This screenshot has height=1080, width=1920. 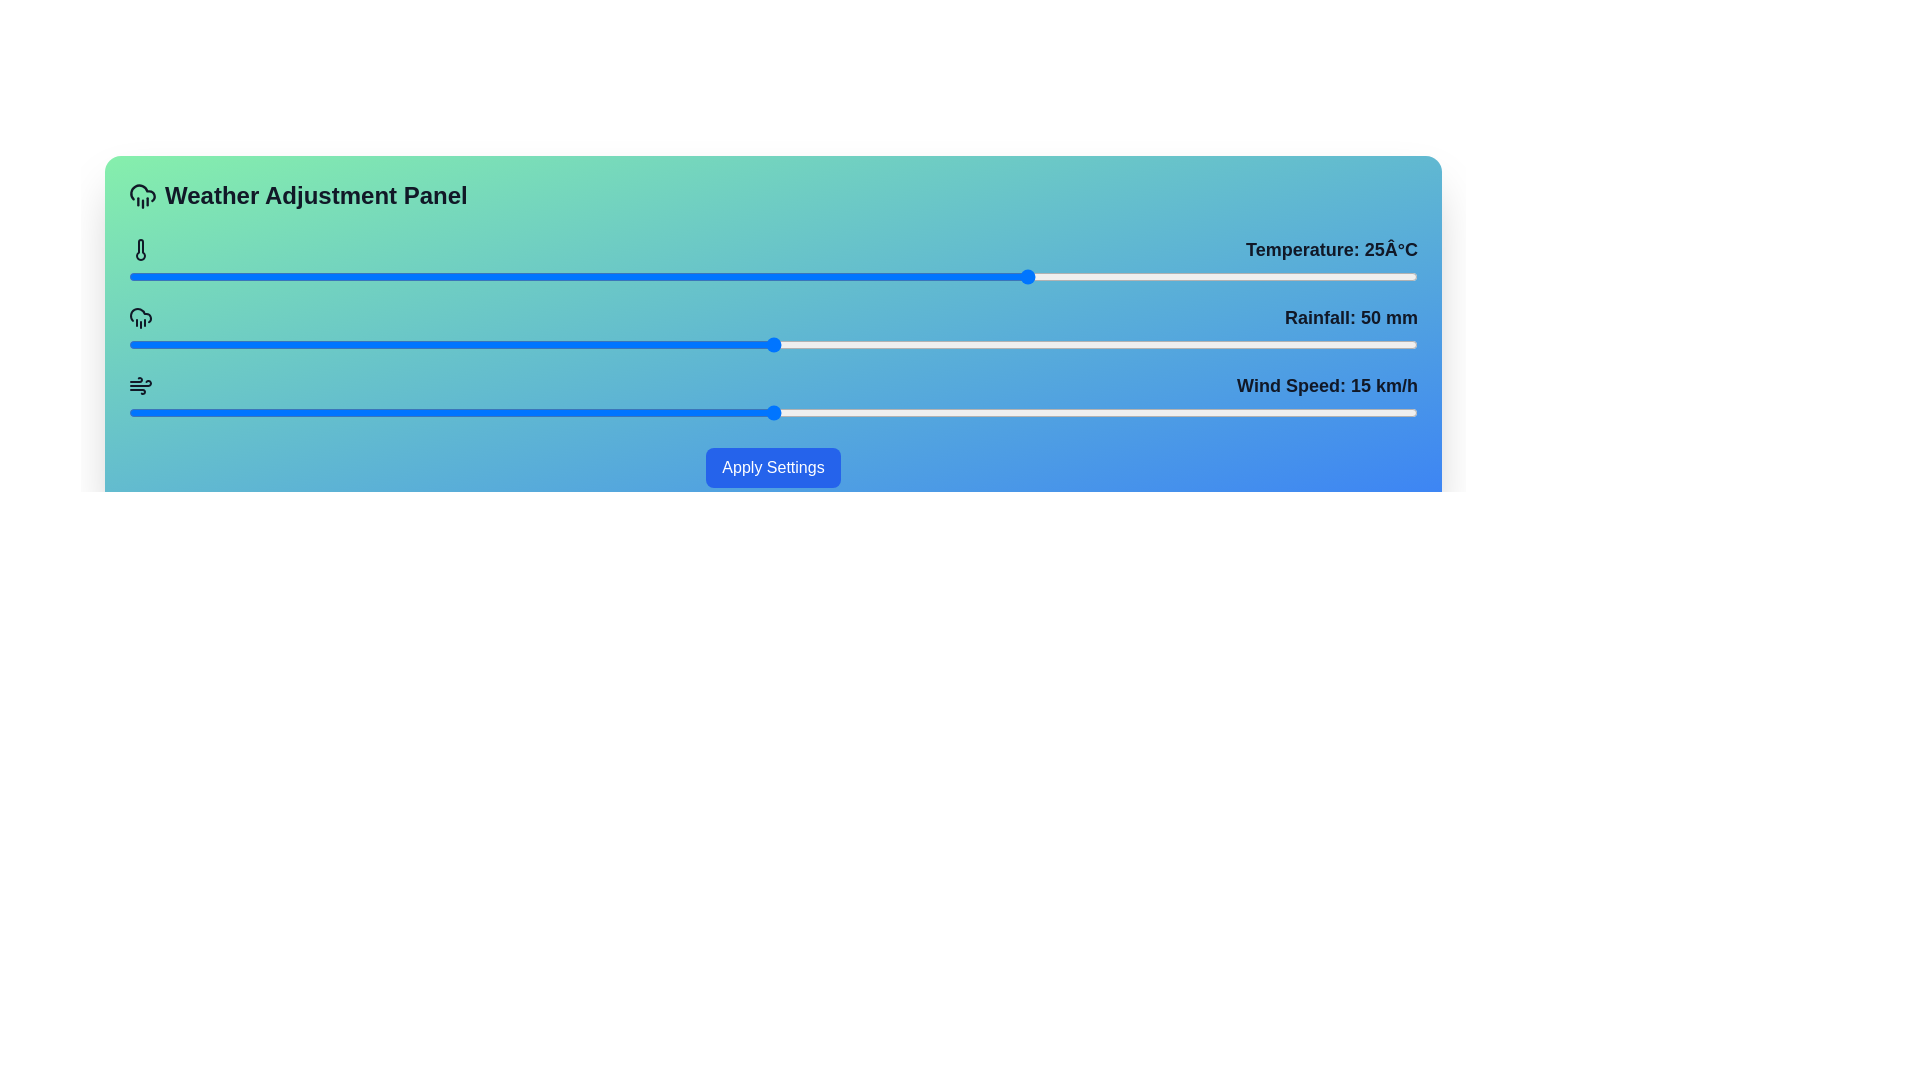 What do you see at coordinates (139, 315) in the screenshot?
I see `the rainfall icon located in the second row of icons in the weather adjustment panel, positioned below the temperature icon and above the wind speed icon` at bounding box center [139, 315].